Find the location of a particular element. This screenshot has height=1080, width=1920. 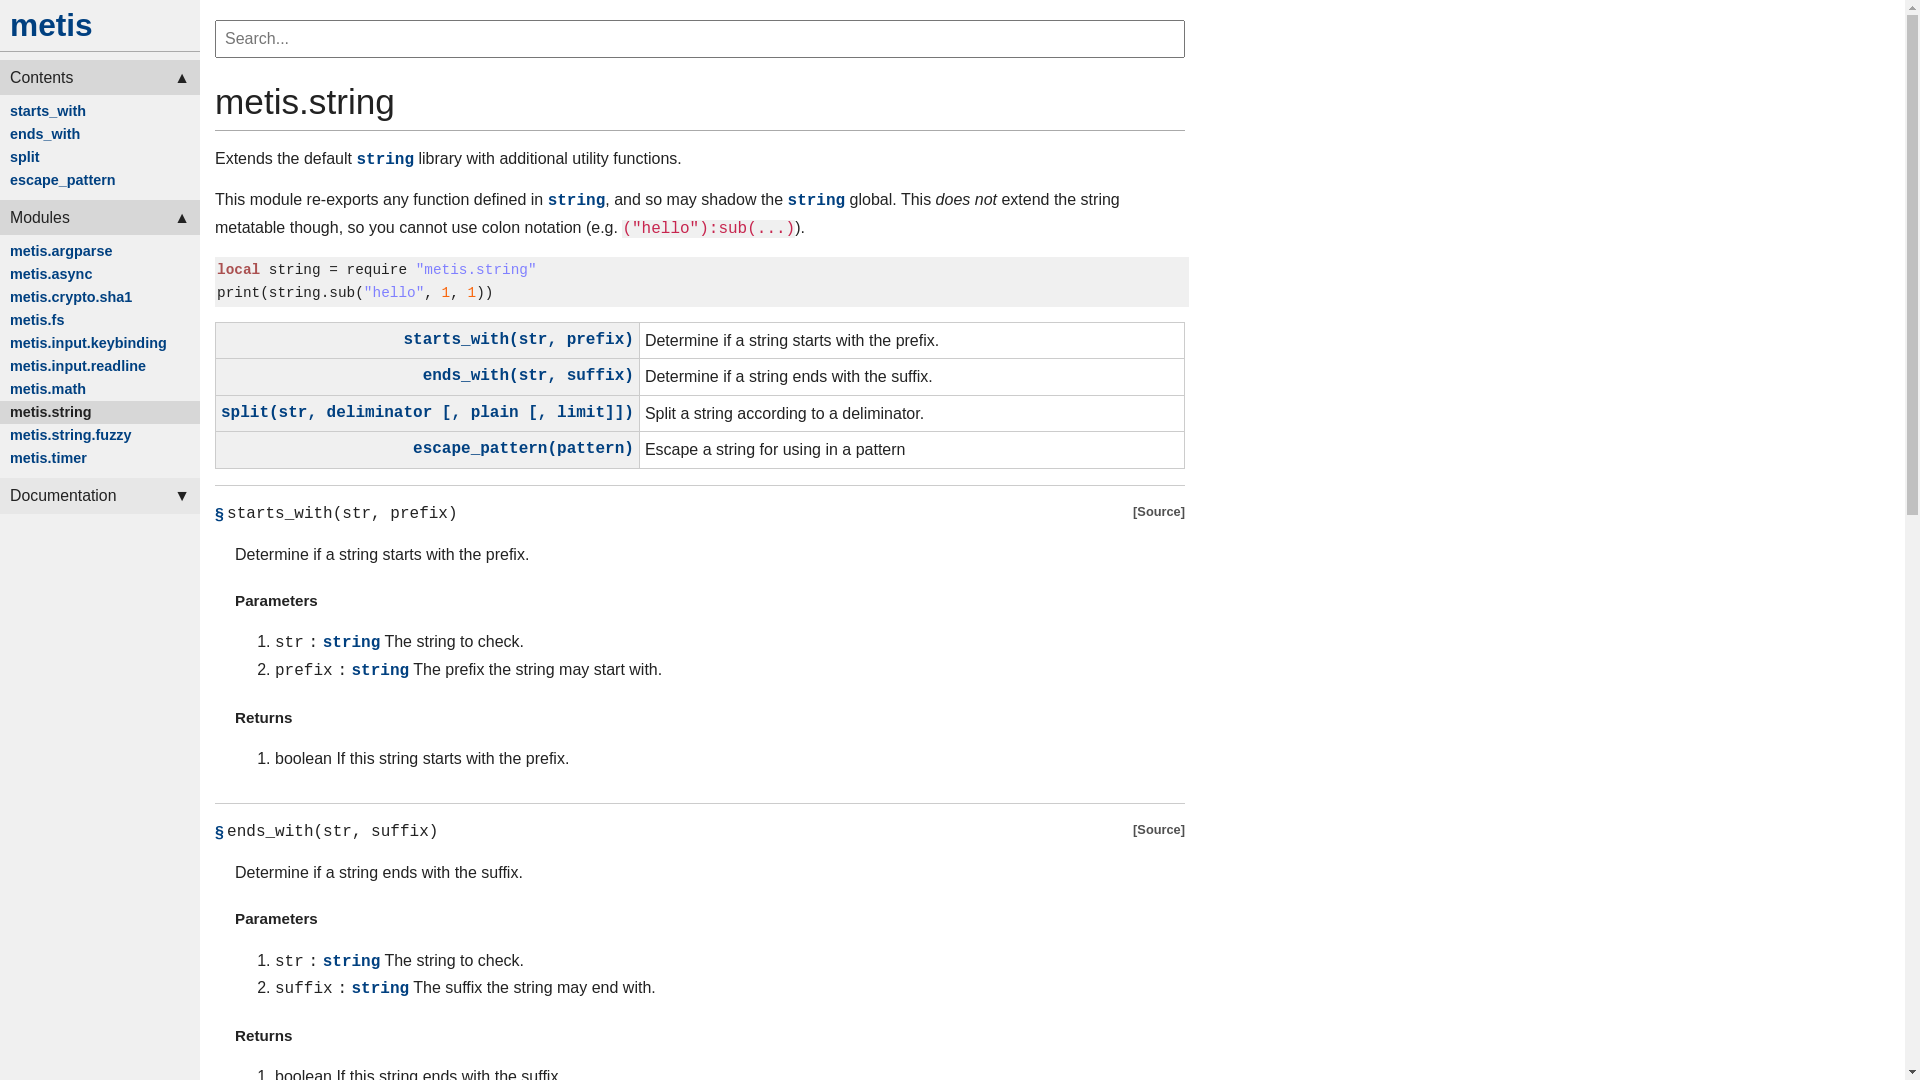

'string' is located at coordinates (293, 293).